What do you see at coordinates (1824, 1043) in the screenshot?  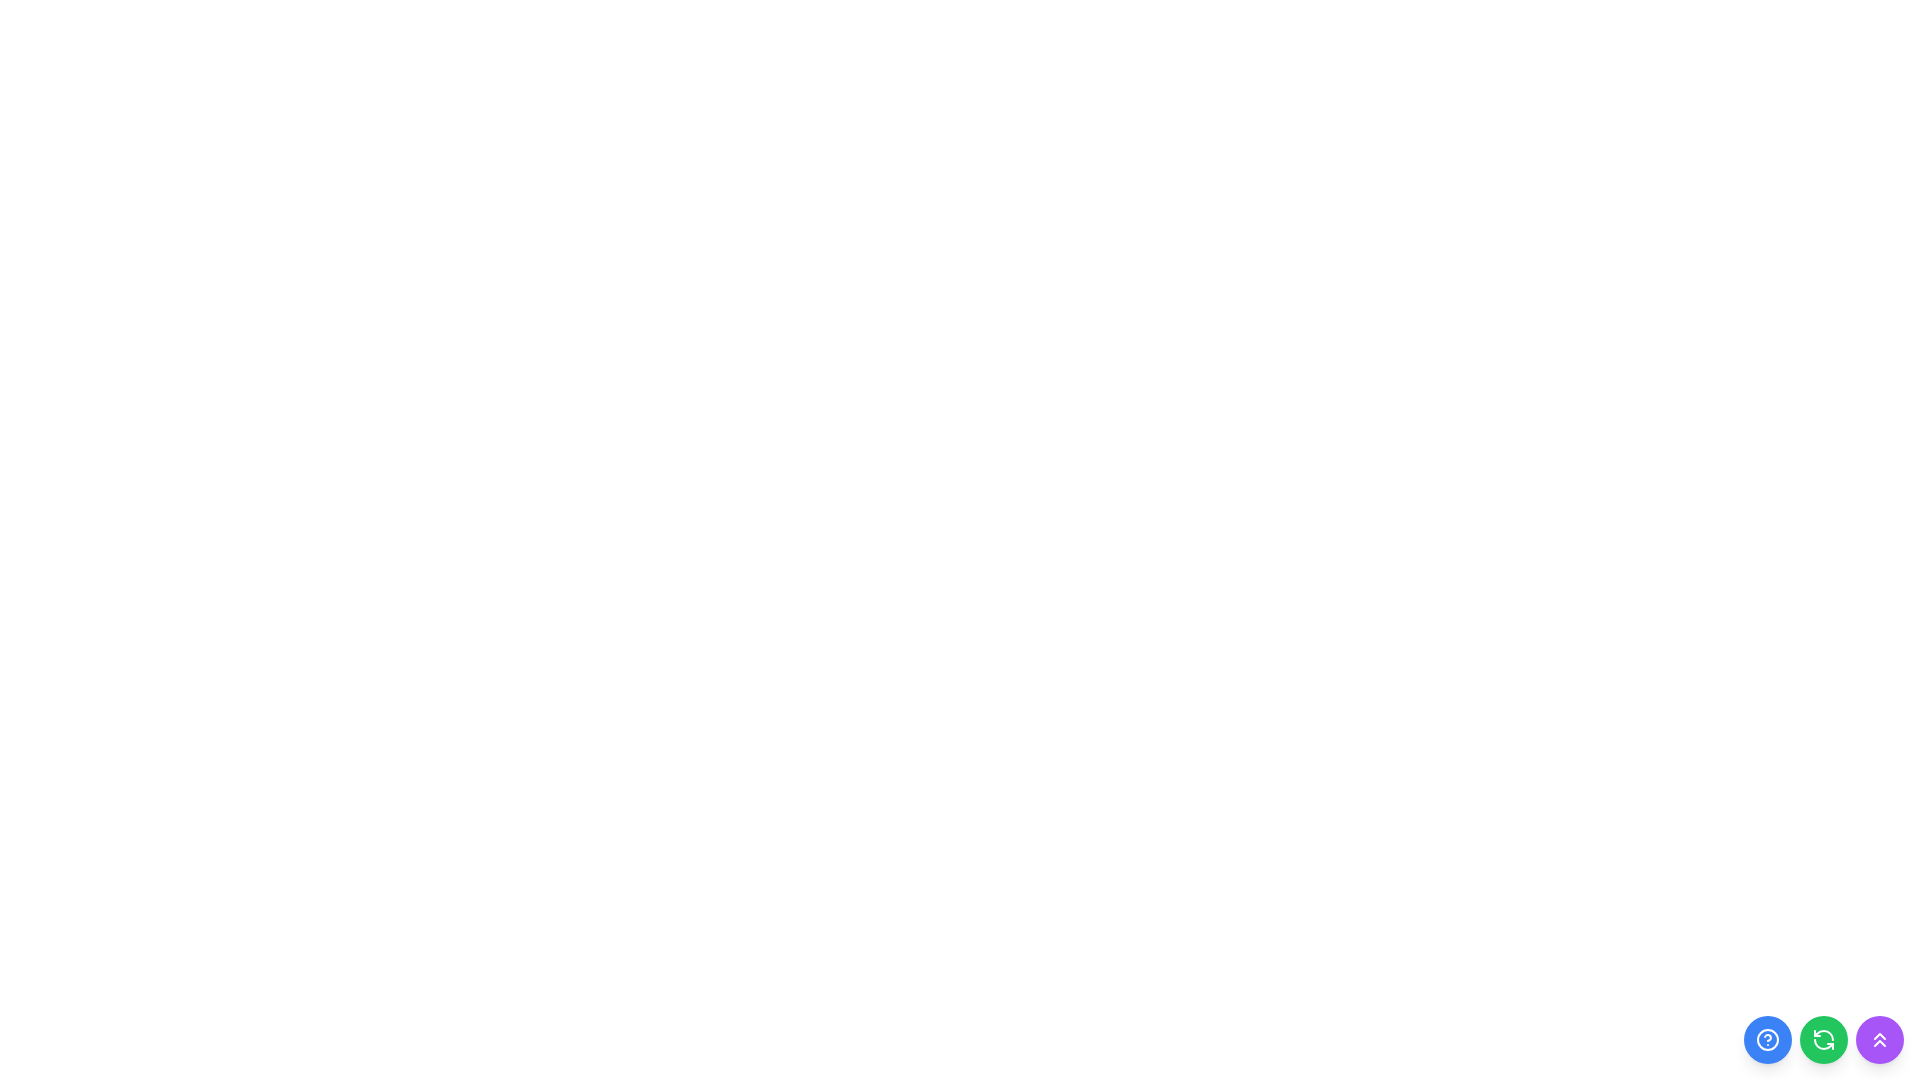 I see `the third segment of the circular arrow shape, which visually represents a curved arrow indicating rotation or refresh functionality` at bounding box center [1824, 1043].